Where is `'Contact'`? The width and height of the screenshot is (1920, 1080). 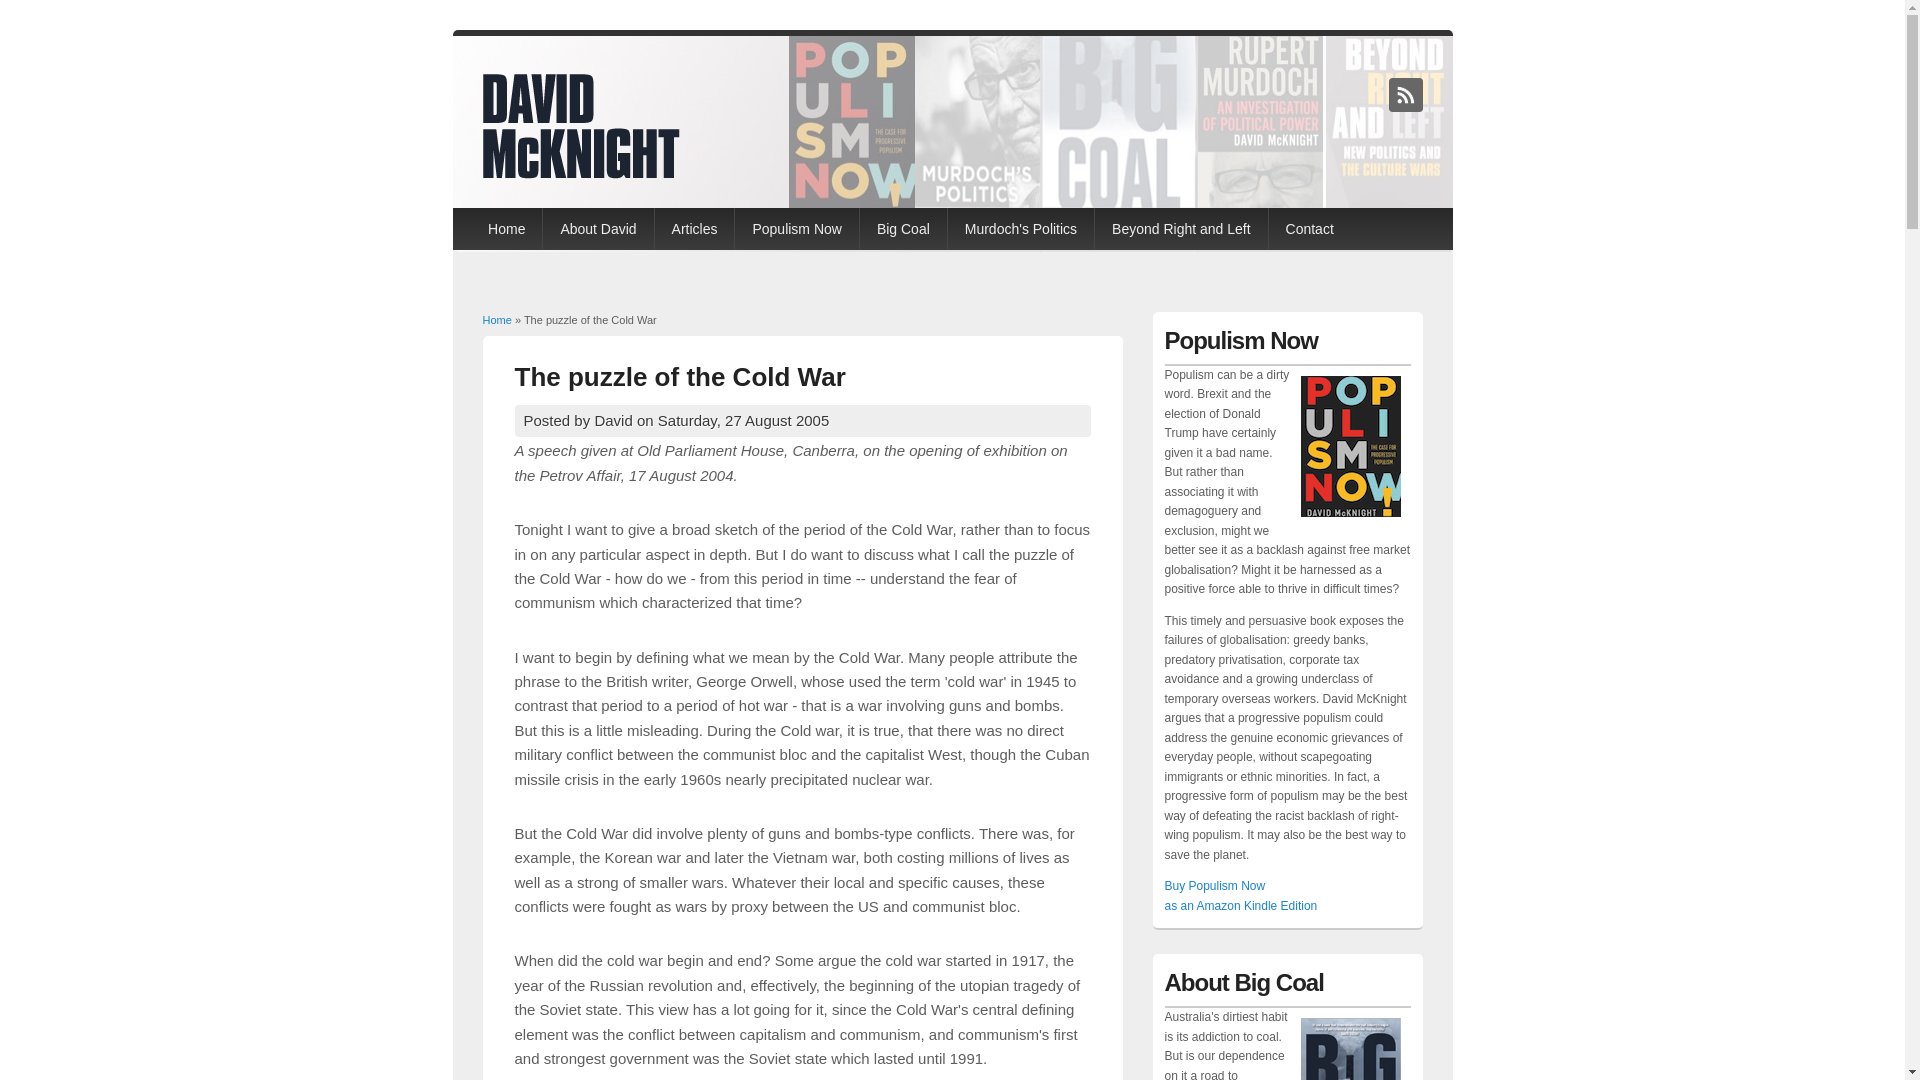 'Contact' is located at coordinates (1310, 227).